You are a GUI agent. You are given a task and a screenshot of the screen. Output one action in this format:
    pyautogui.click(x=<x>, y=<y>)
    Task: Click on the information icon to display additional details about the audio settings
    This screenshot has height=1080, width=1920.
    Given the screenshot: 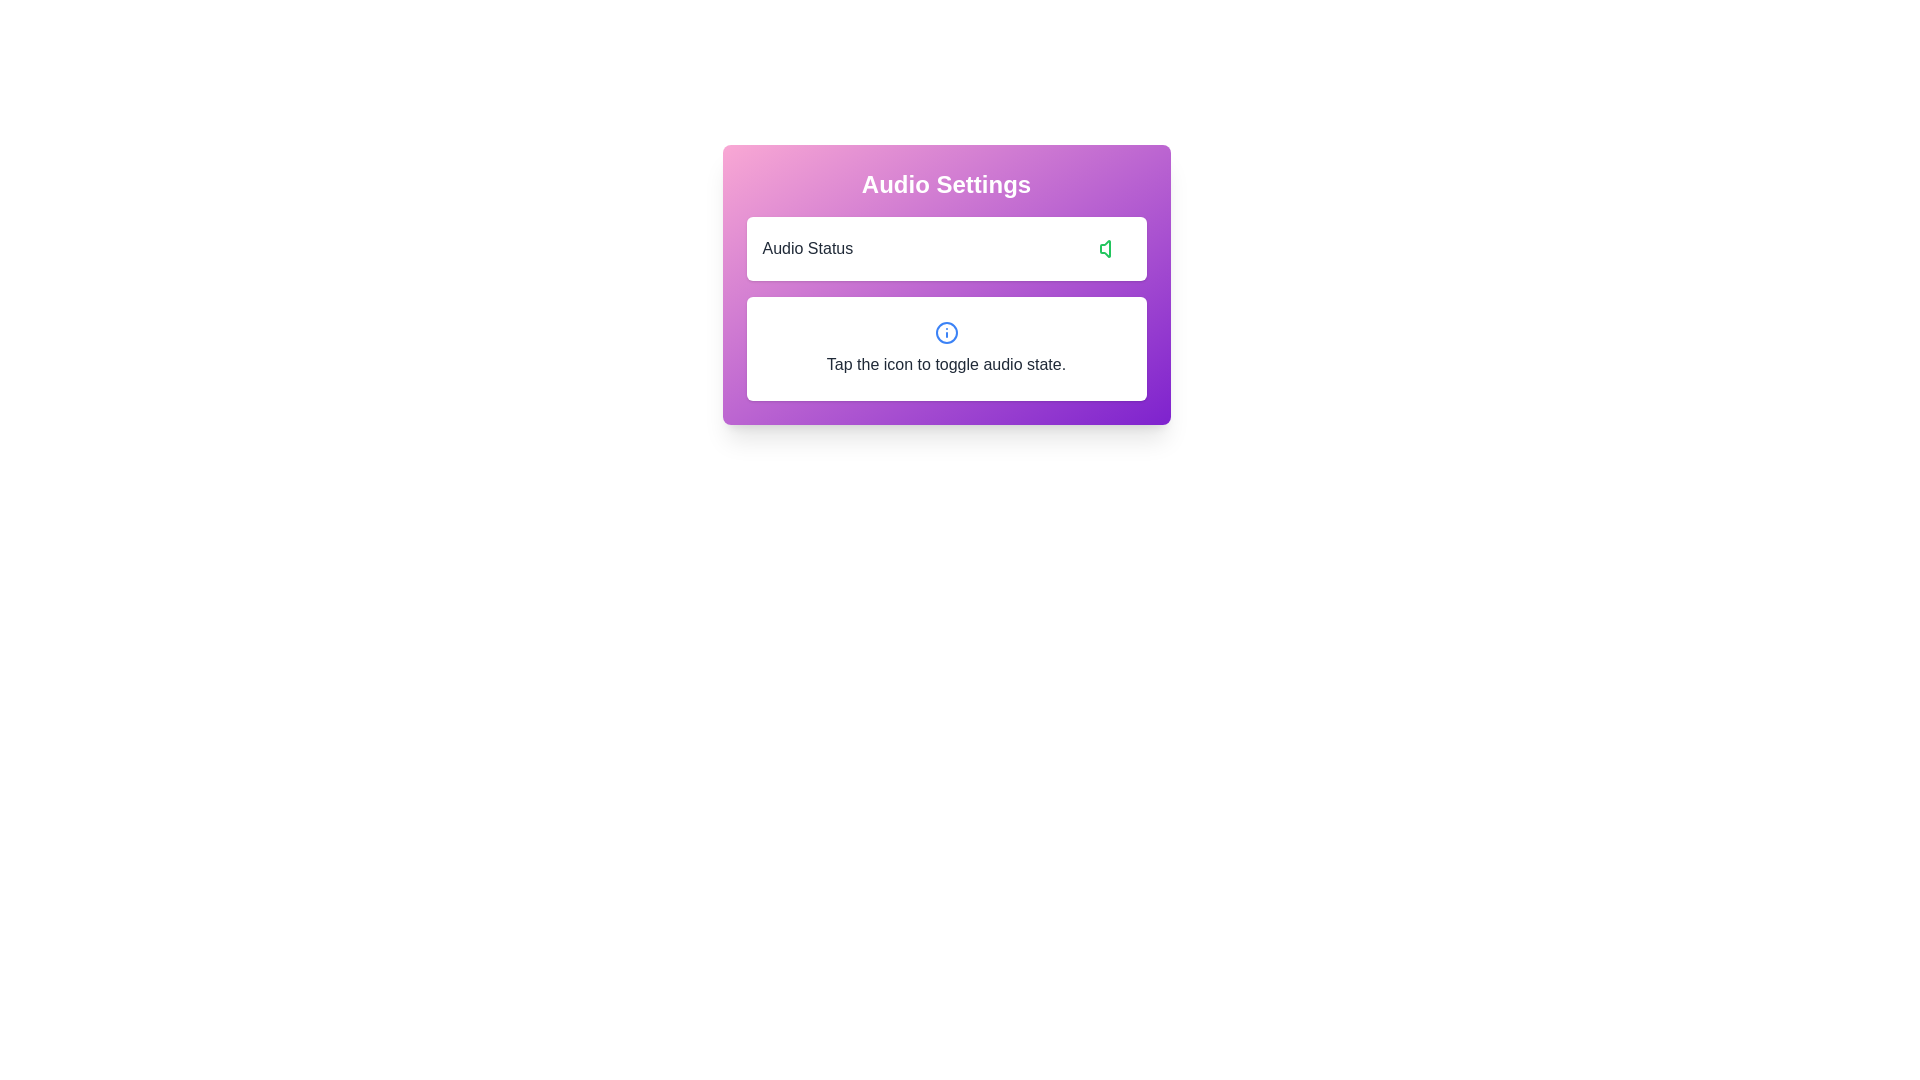 What is the action you would take?
    pyautogui.click(x=945, y=331)
    